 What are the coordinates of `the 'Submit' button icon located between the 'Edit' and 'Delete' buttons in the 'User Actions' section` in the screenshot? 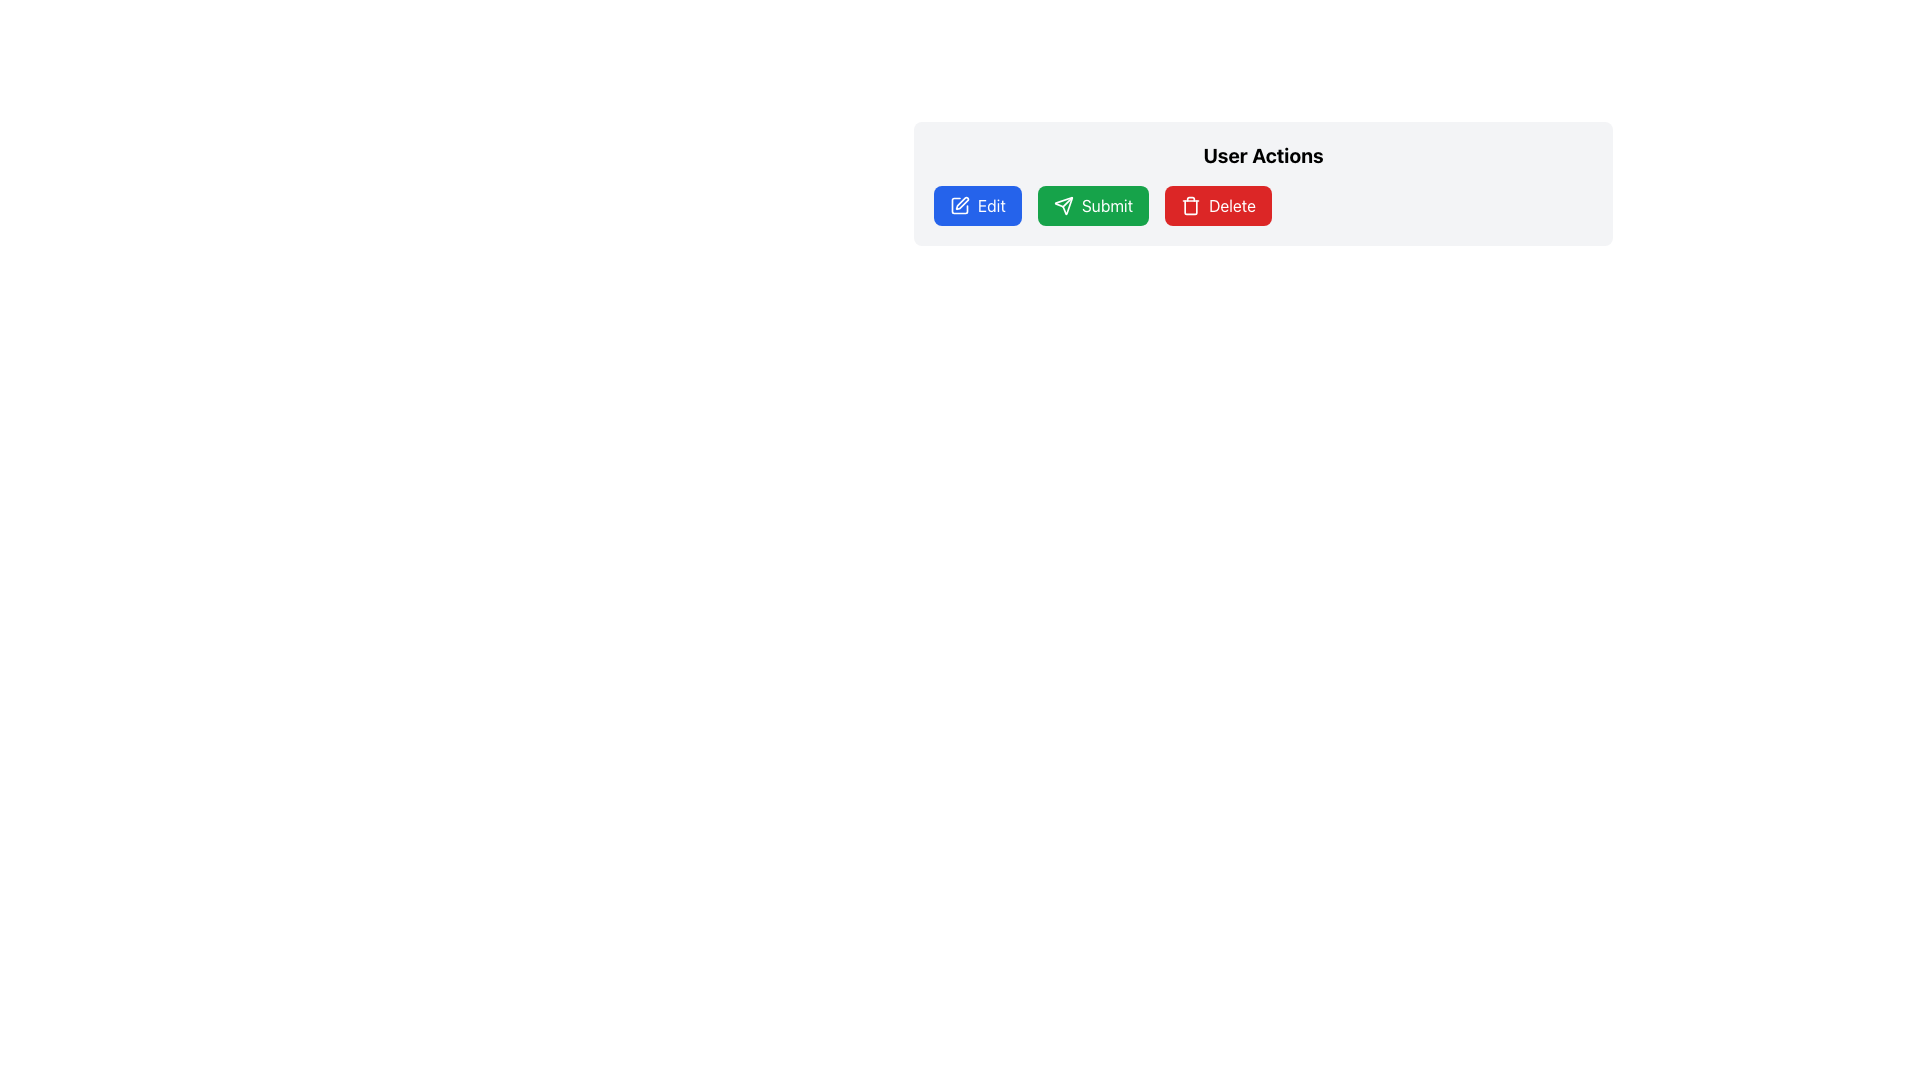 It's located at (1066, 202).